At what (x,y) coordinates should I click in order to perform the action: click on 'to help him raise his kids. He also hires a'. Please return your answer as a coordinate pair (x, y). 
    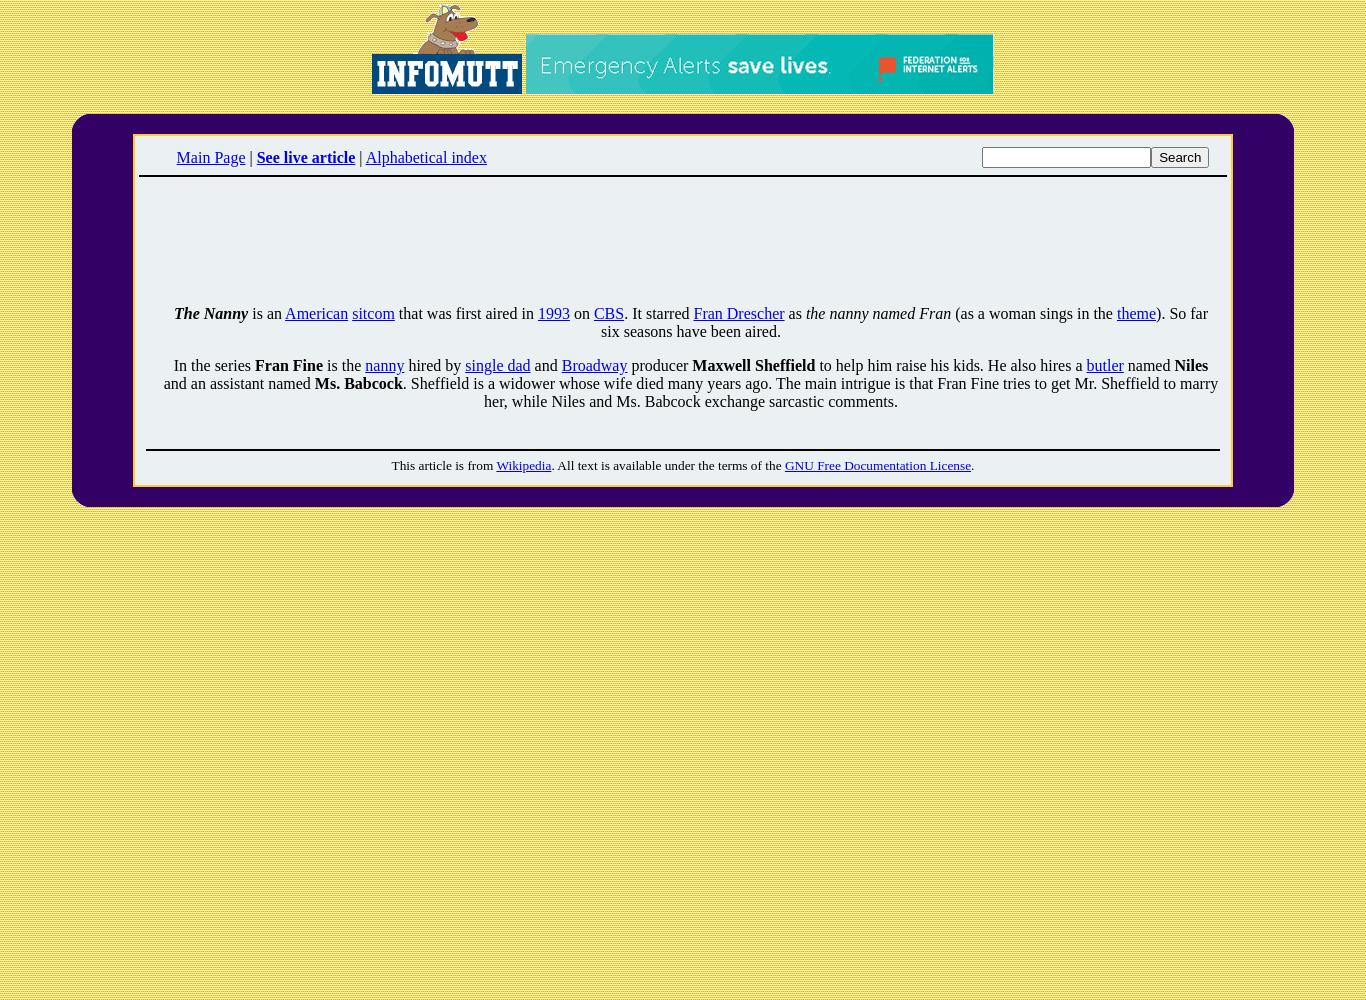
    Looking at the image, I should click on (950, 364).